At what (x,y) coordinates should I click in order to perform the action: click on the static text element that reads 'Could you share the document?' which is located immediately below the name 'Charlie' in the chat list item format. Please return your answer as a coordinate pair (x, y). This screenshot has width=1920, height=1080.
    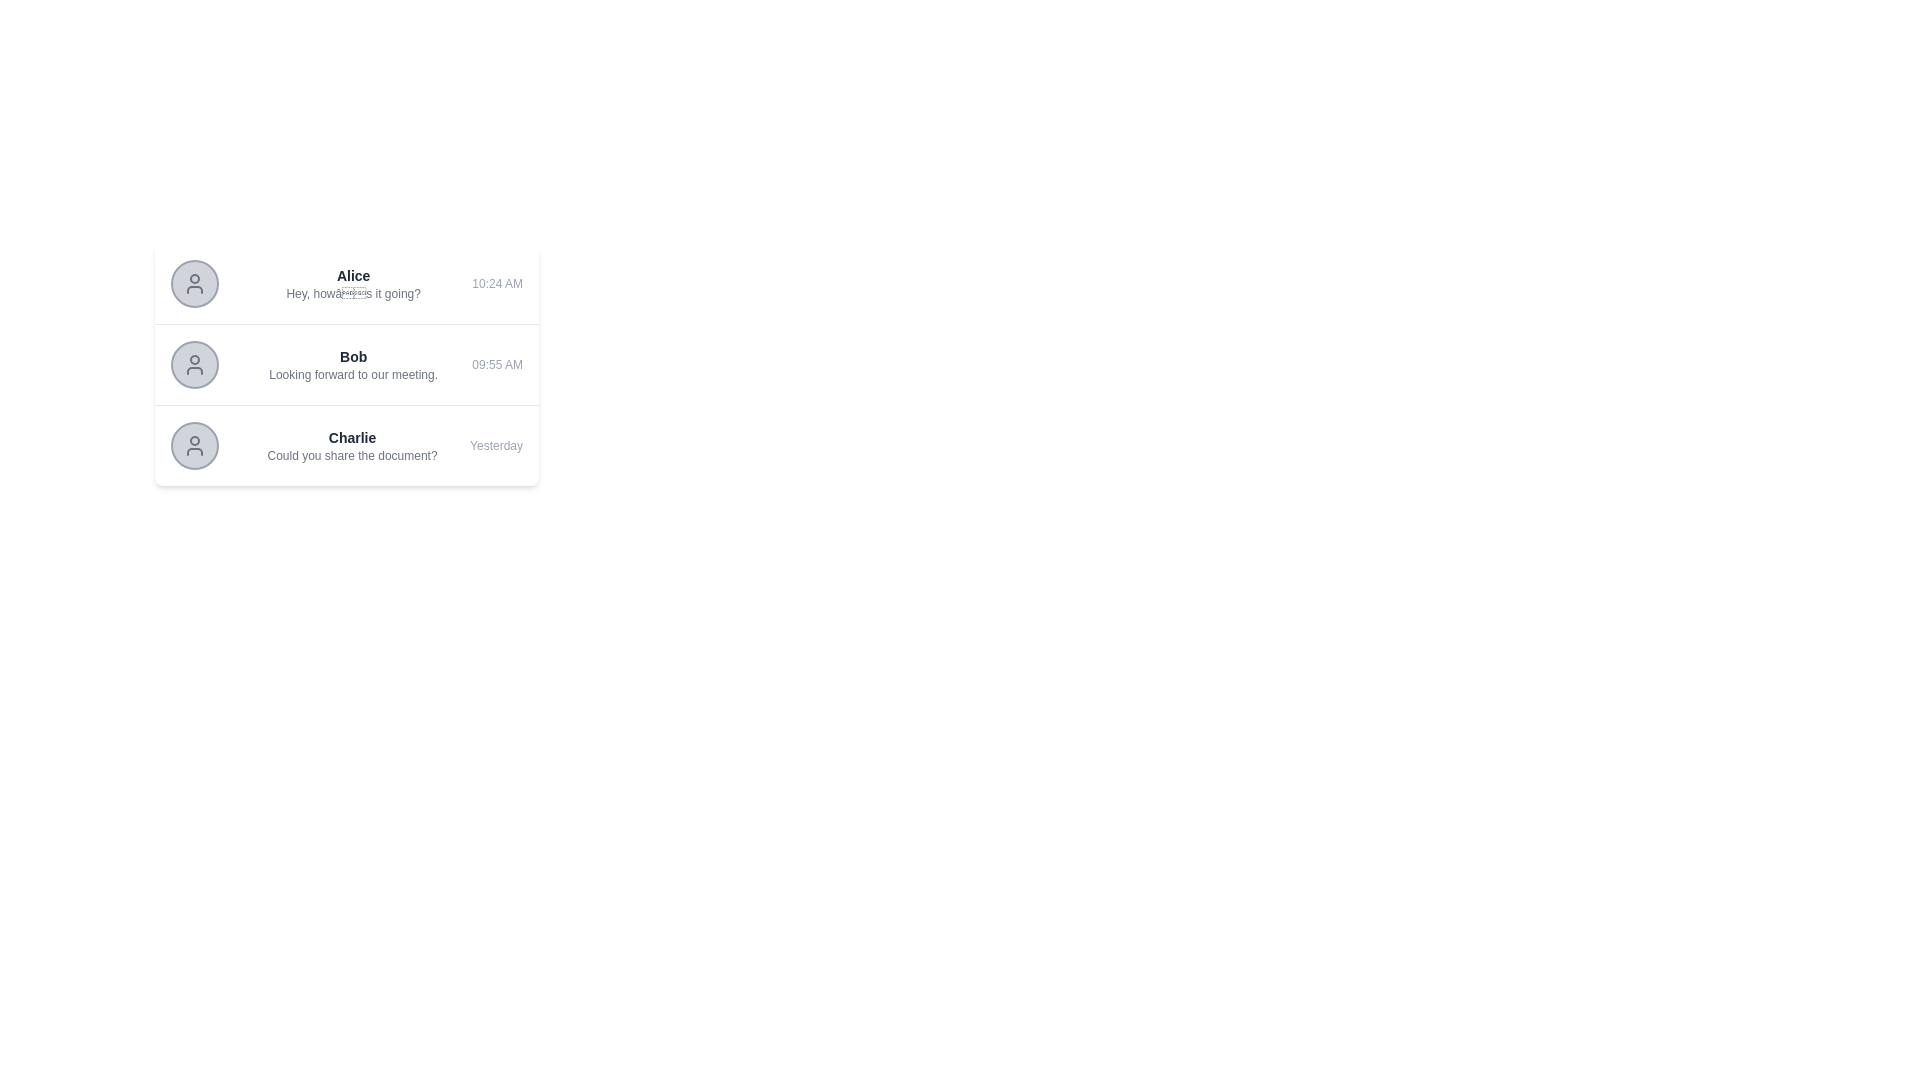
    Looking at the image, I should click on (352, 455).